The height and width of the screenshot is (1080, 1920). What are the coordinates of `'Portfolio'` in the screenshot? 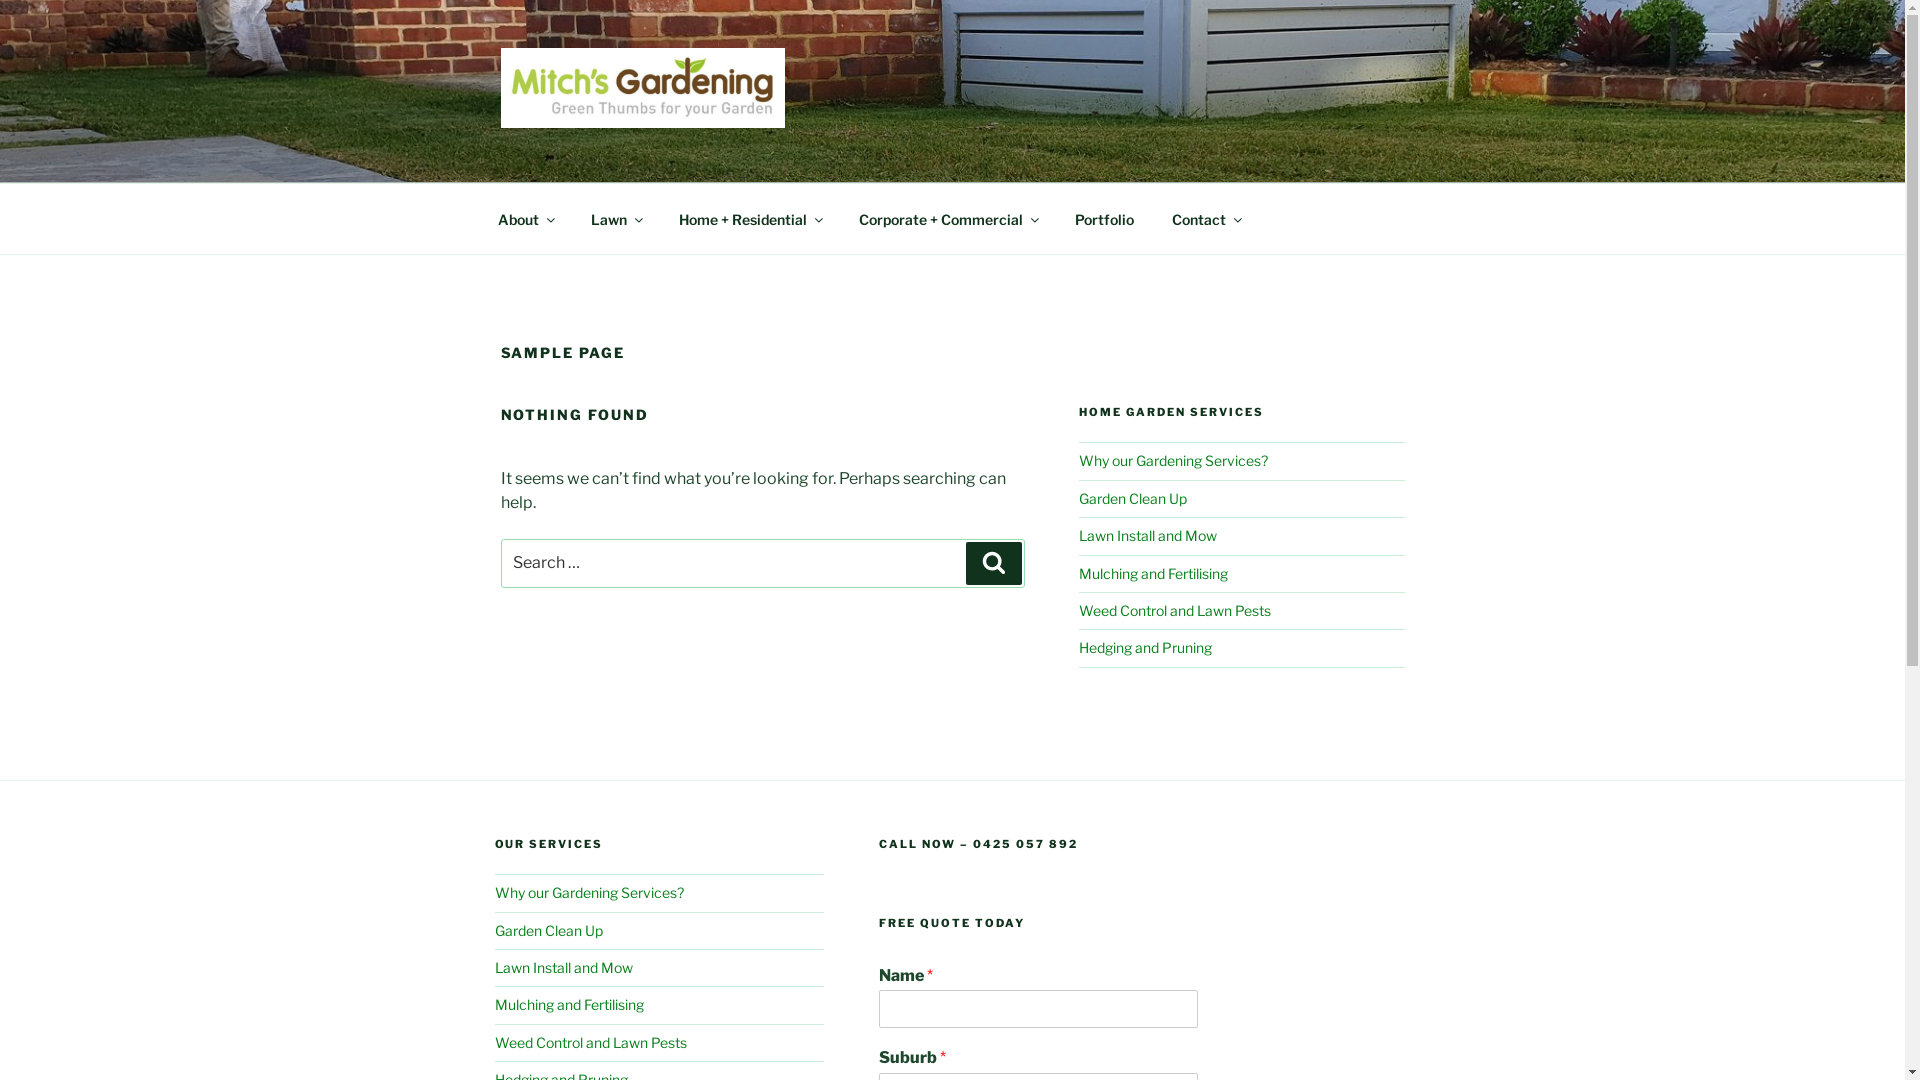 It's located at (1103, 218).